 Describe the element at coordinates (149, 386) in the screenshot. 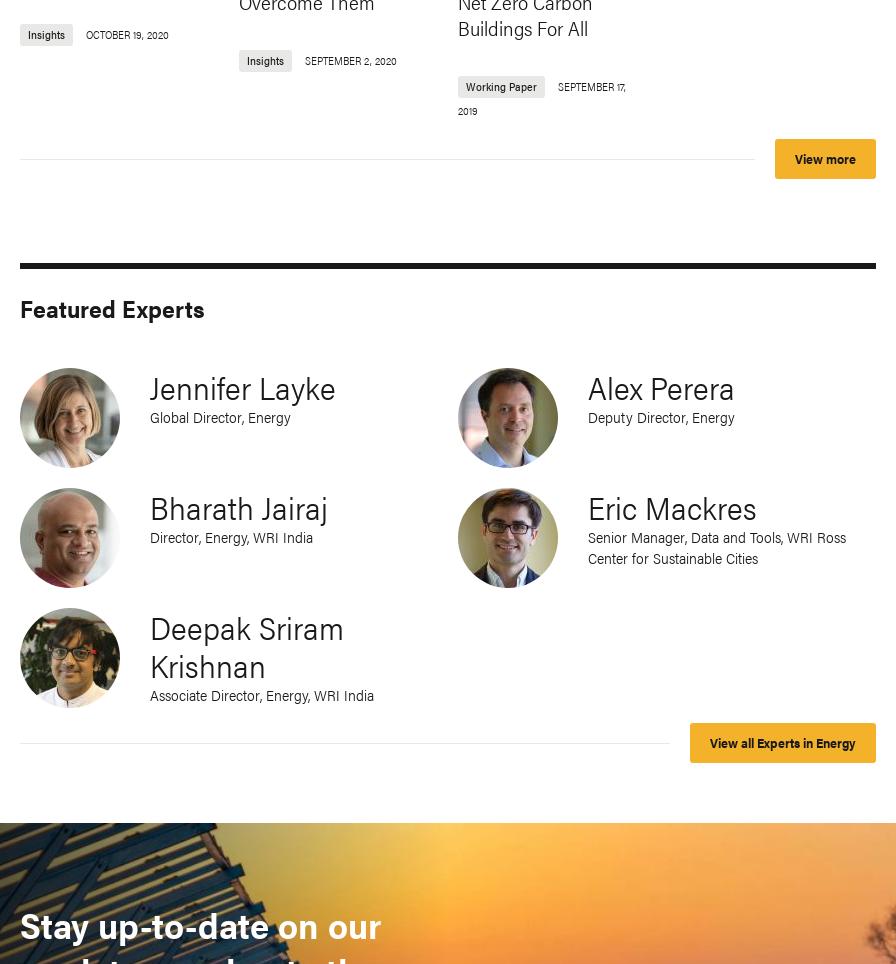

I see `'Jennifer Layke'` at that location.